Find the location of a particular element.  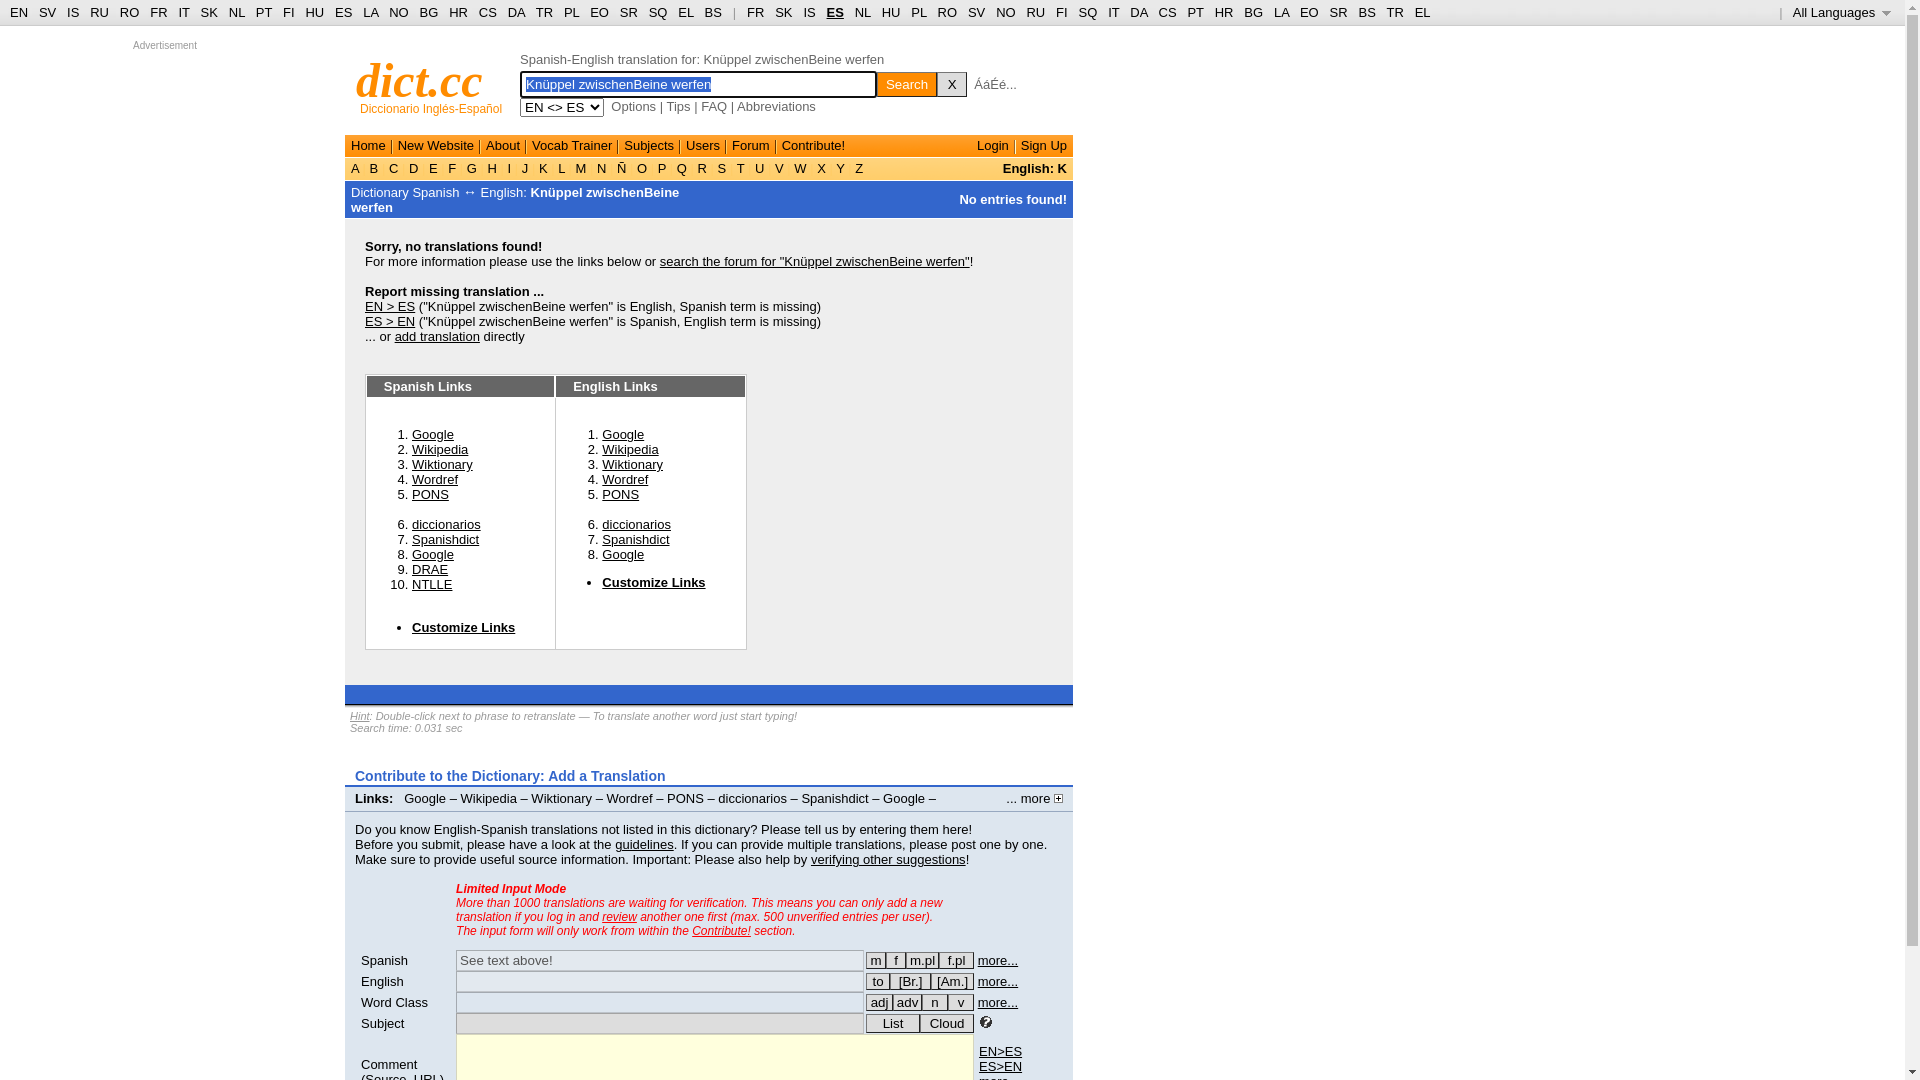

'FAQ' is located at coordinates (714, 106).